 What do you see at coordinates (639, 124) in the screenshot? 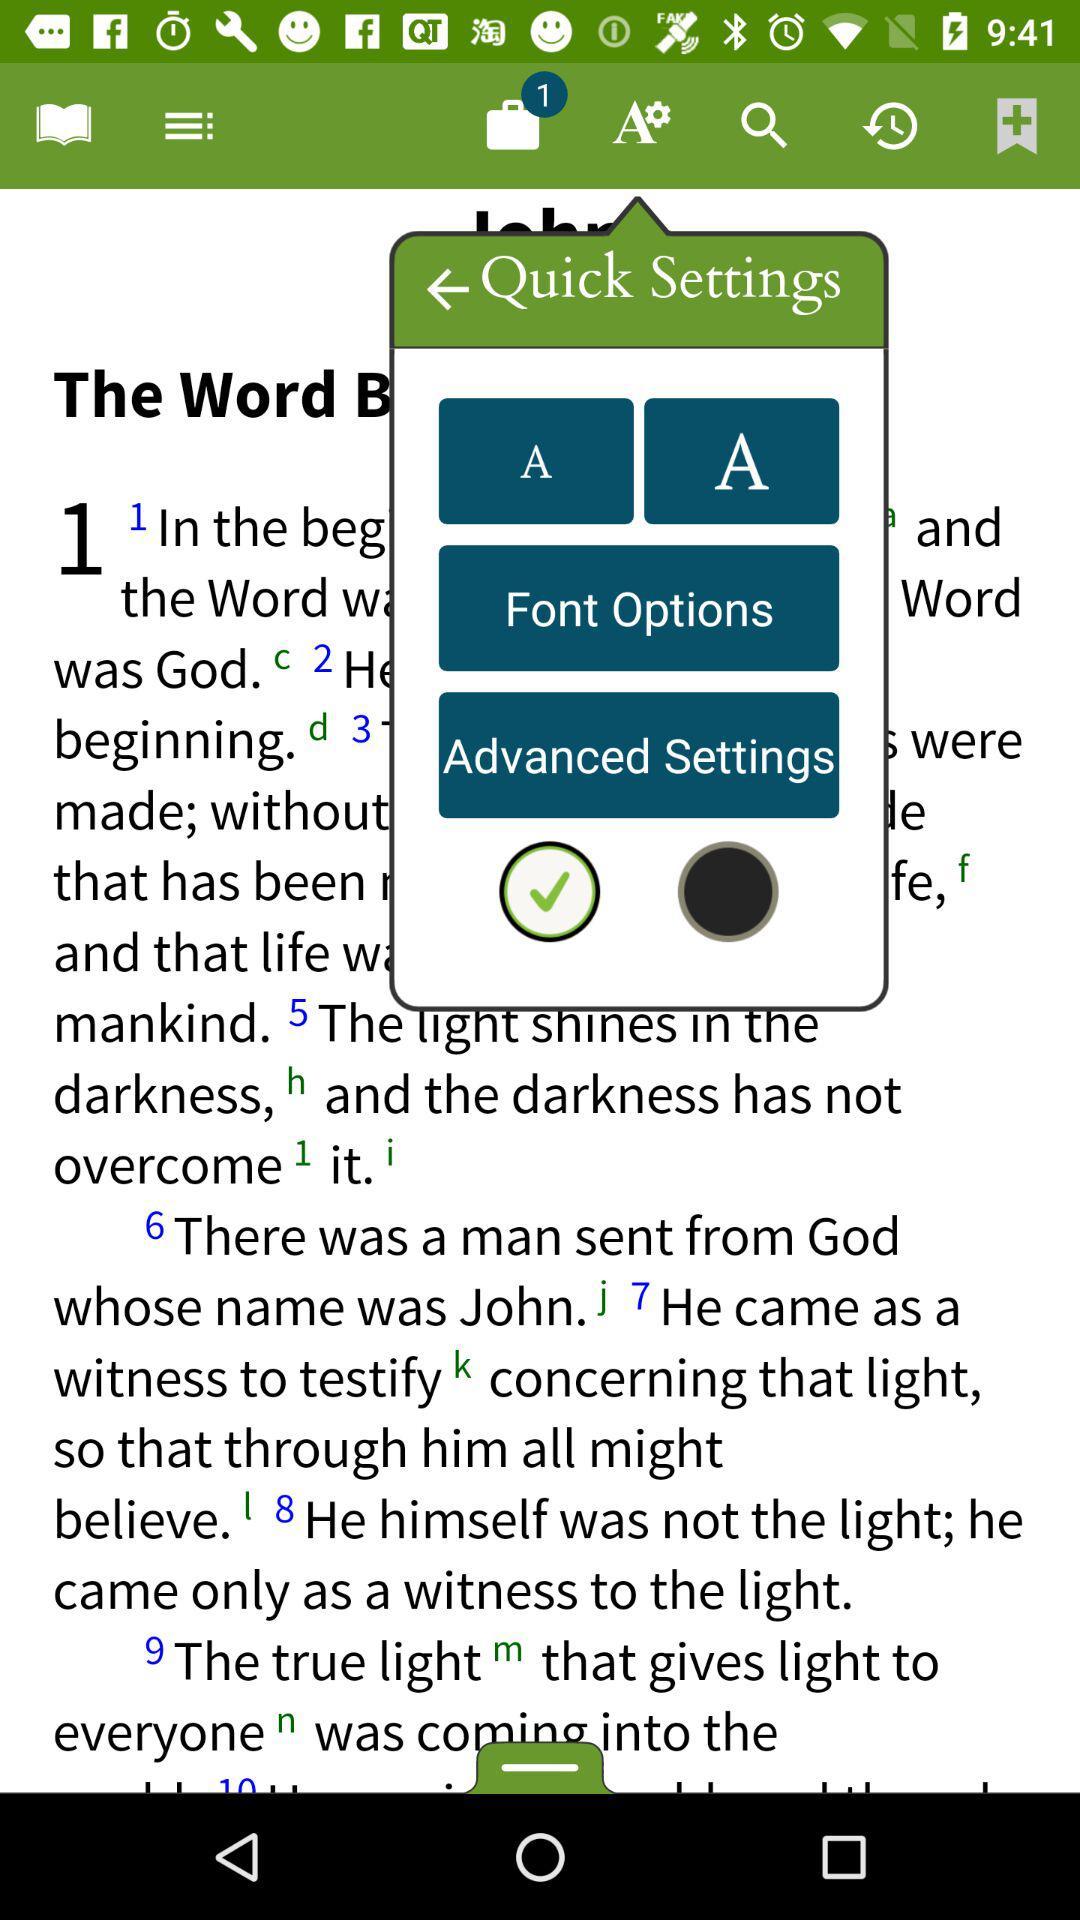
I see `font settings` at bounding box center [639, 124].